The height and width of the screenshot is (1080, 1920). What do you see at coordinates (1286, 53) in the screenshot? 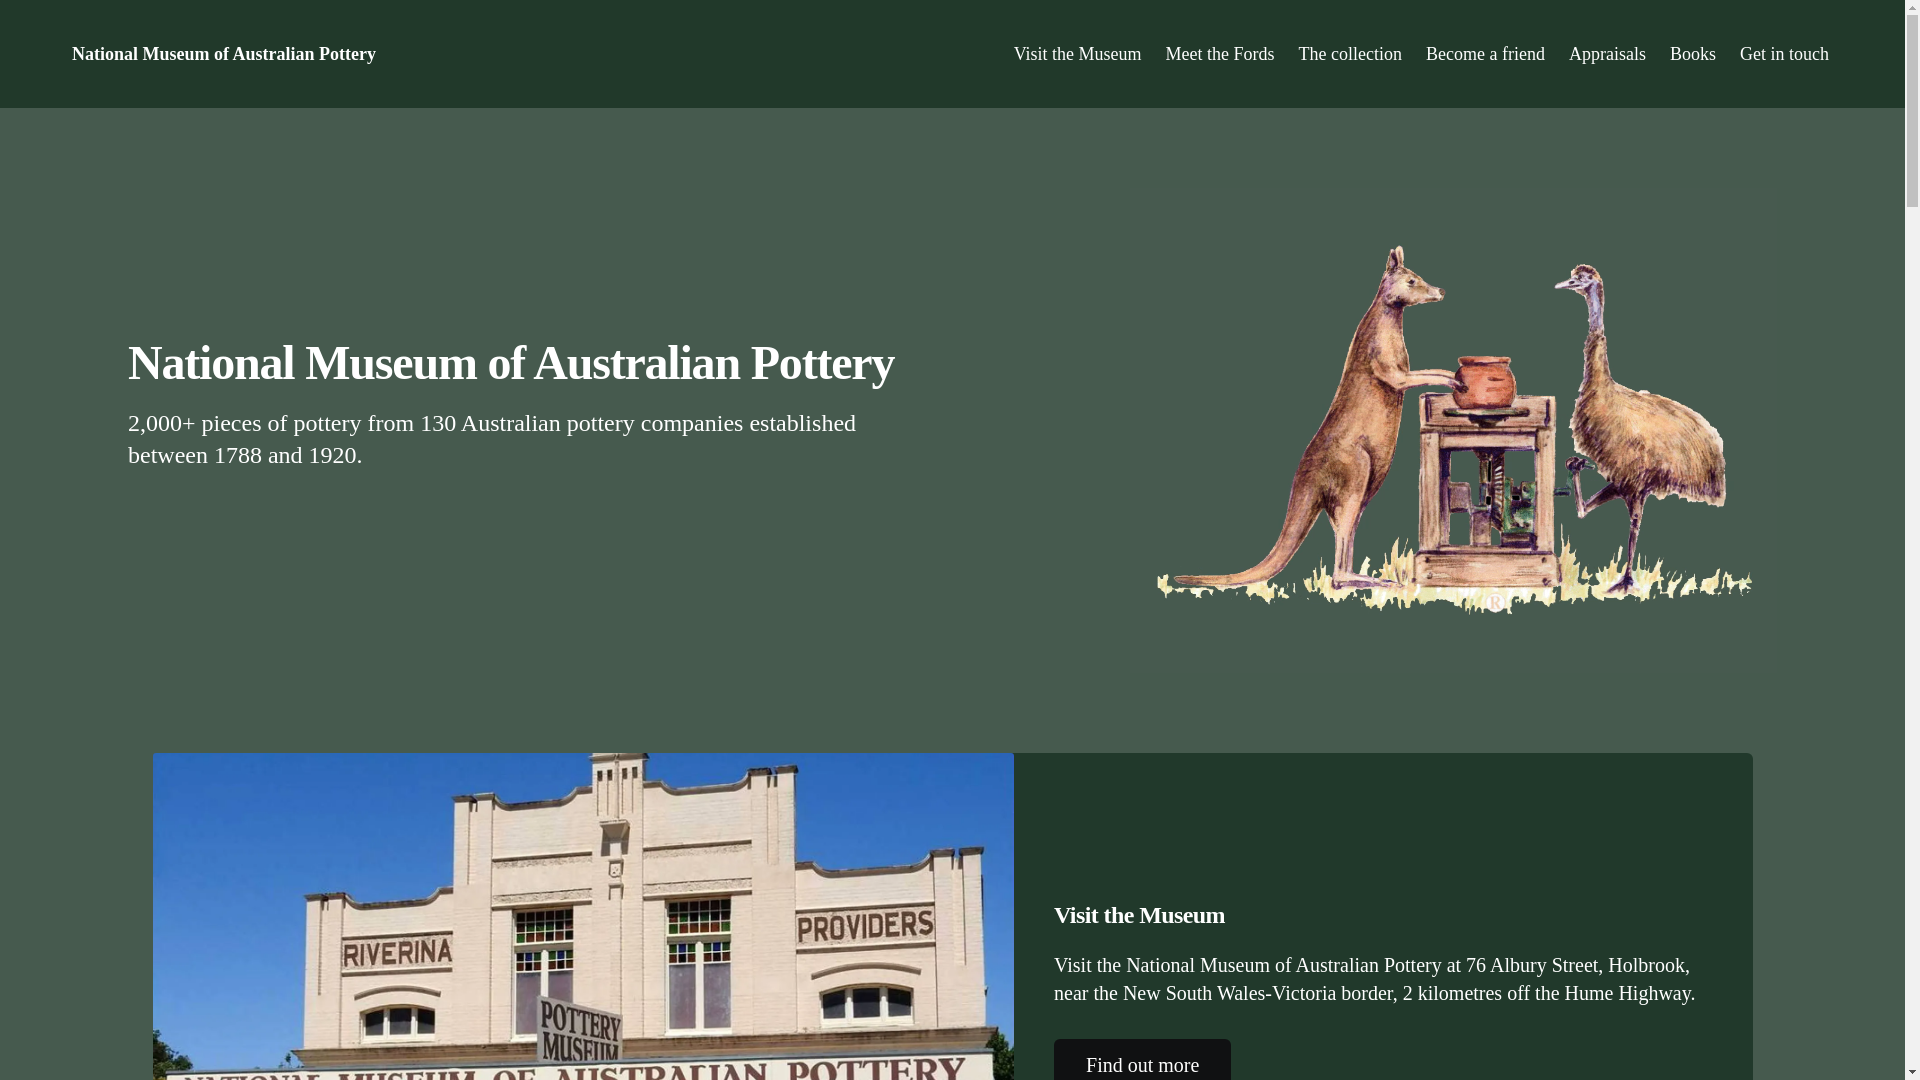
I see `'The collection'` at bounding box center [1286, 53].